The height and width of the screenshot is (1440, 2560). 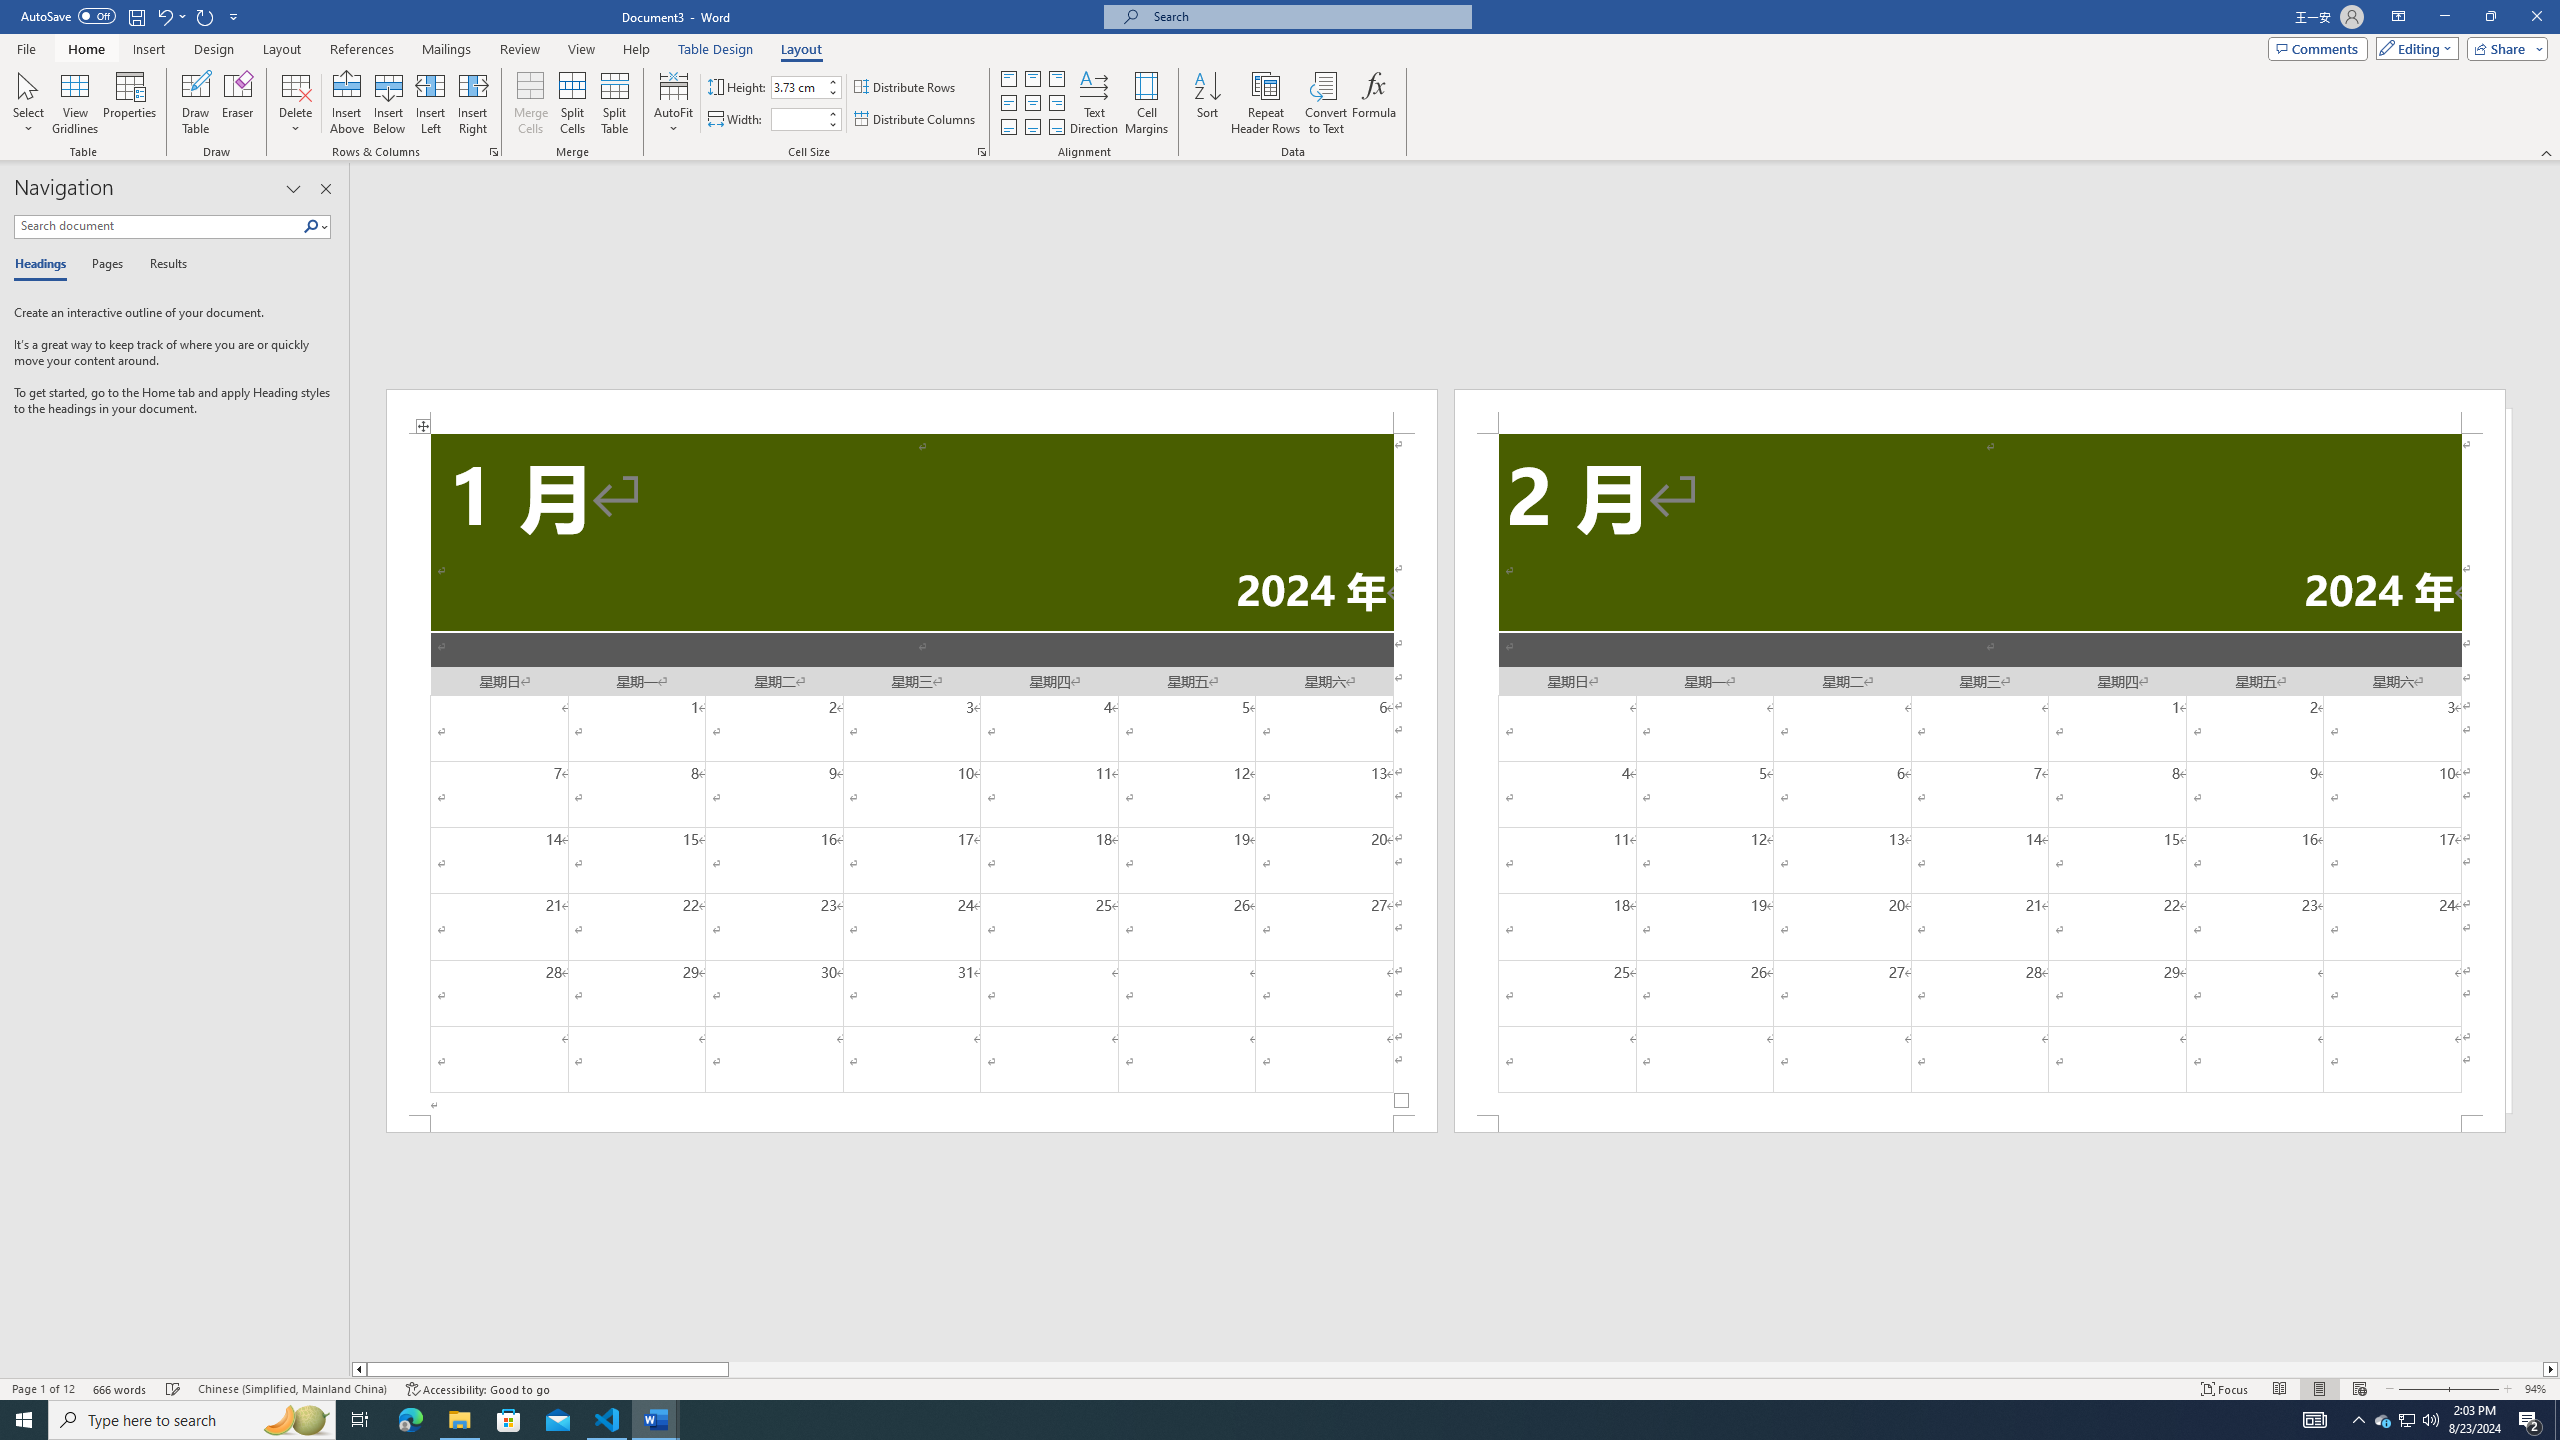 What do you see at coordinates (1325, 103) in the screenshot?
I see `'Convert to Text...'` at bounding box center [1325, 103].